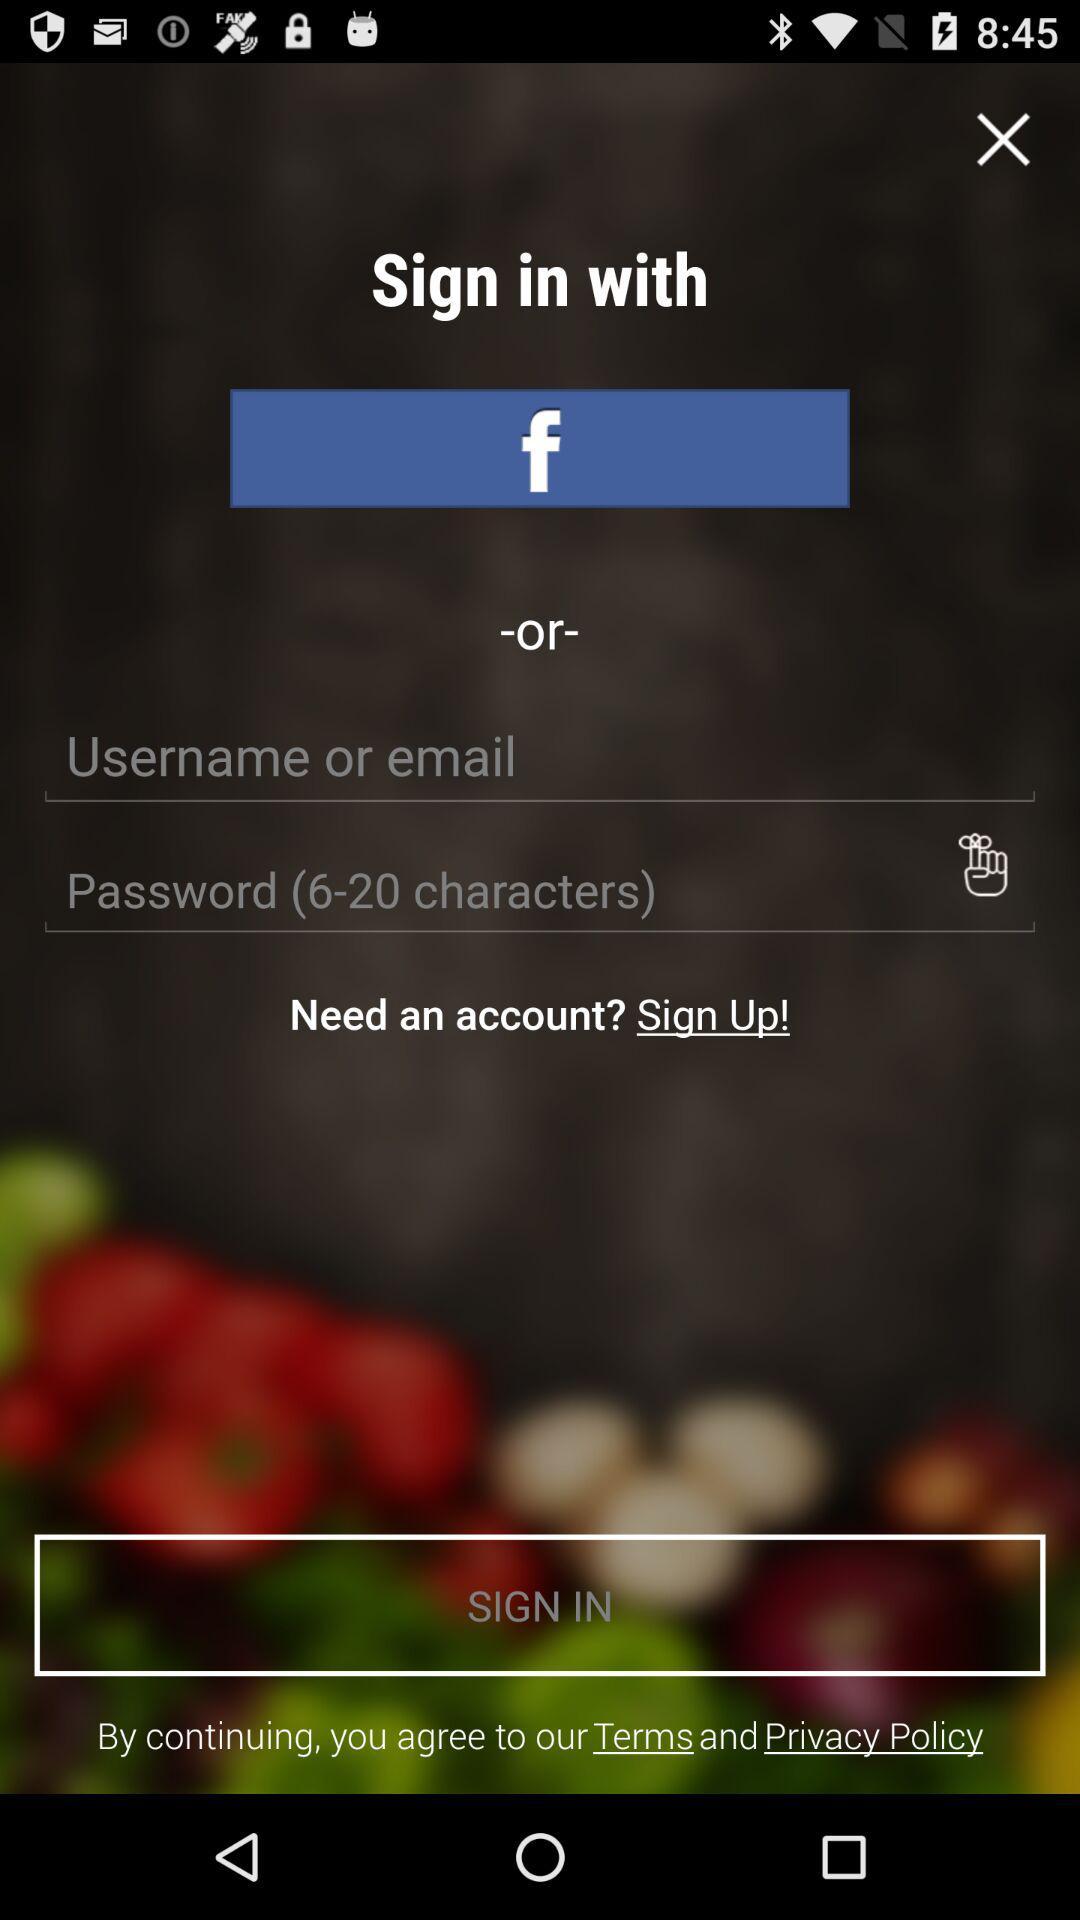  What do you see at coordinates (540, 447) in the screenshot?
I see `sign in` at bounding box center [540, 447].